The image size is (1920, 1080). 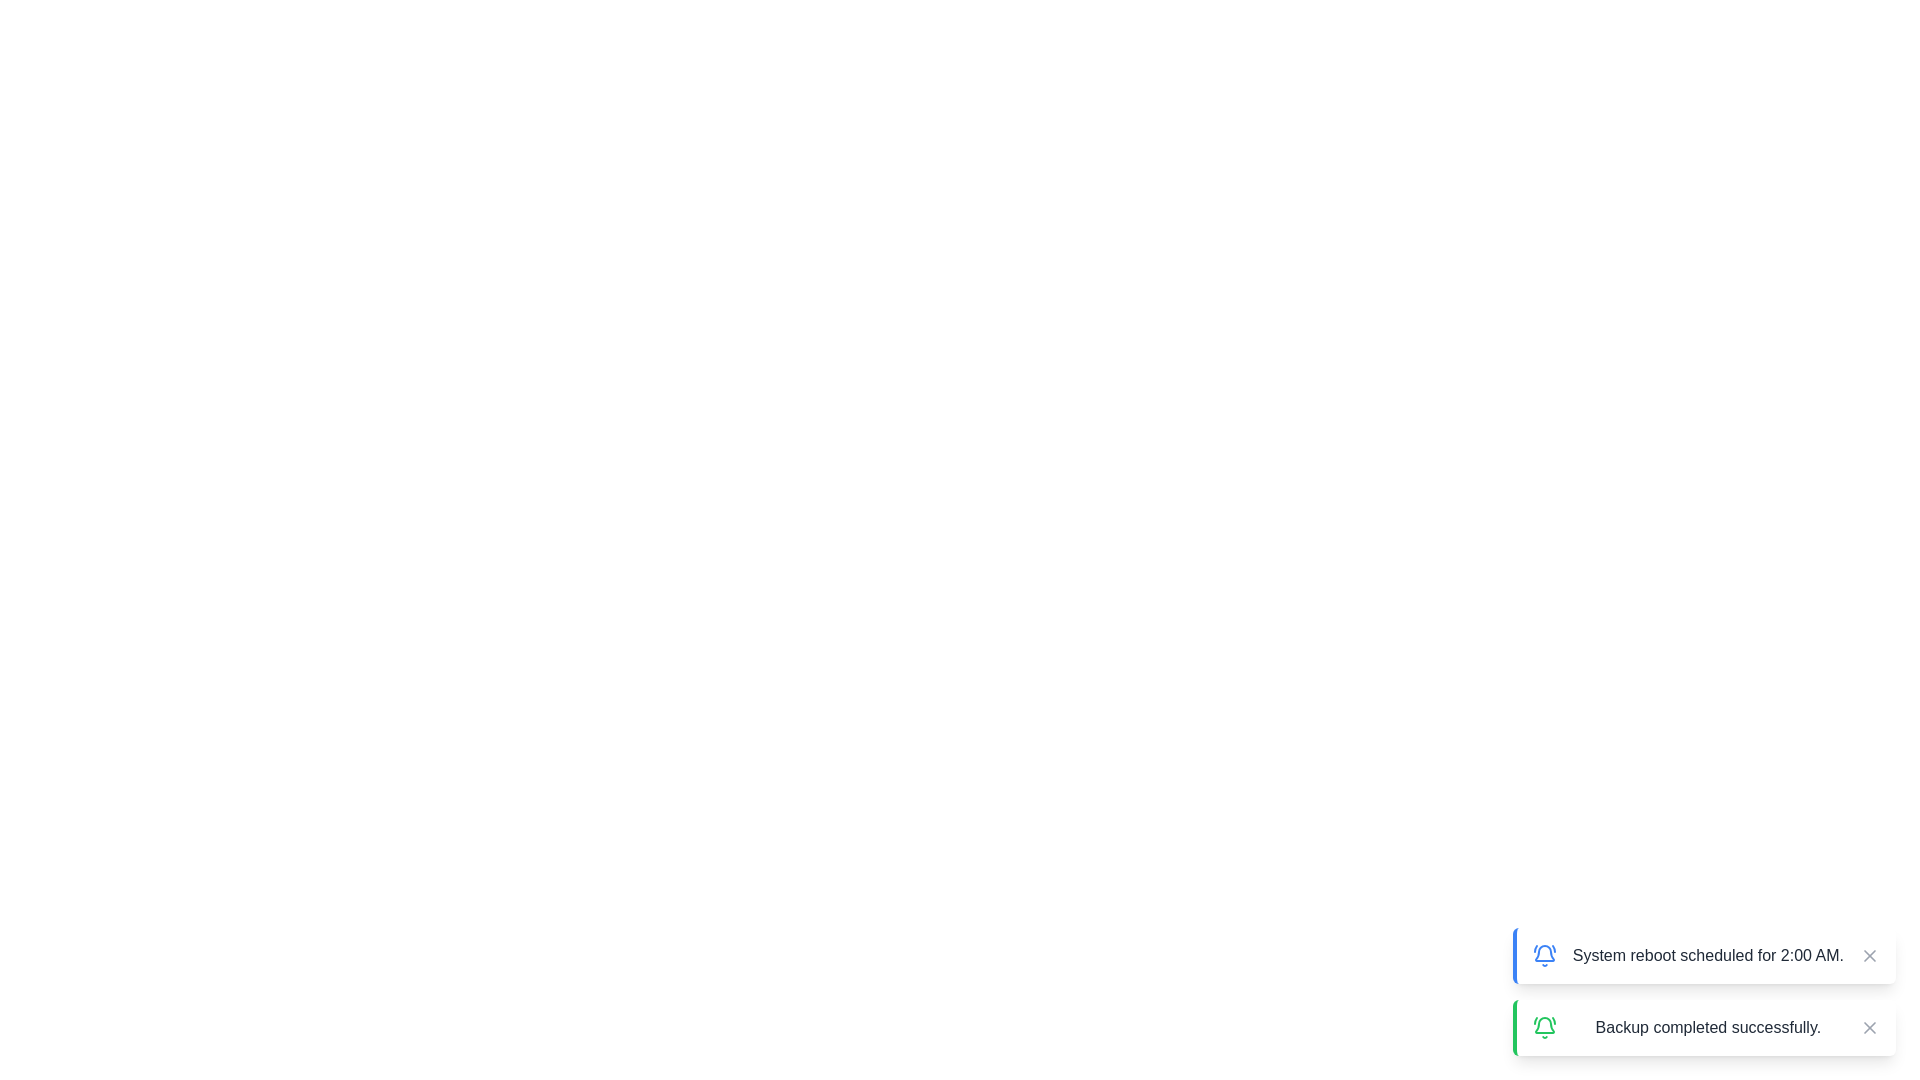 What do you see at coordinates (1869, 955) in the screenshot?
I see `the close button of the notification with the message 'System reboot scheduled for 2:00 AM.'` at bounding box center [1869, 955].